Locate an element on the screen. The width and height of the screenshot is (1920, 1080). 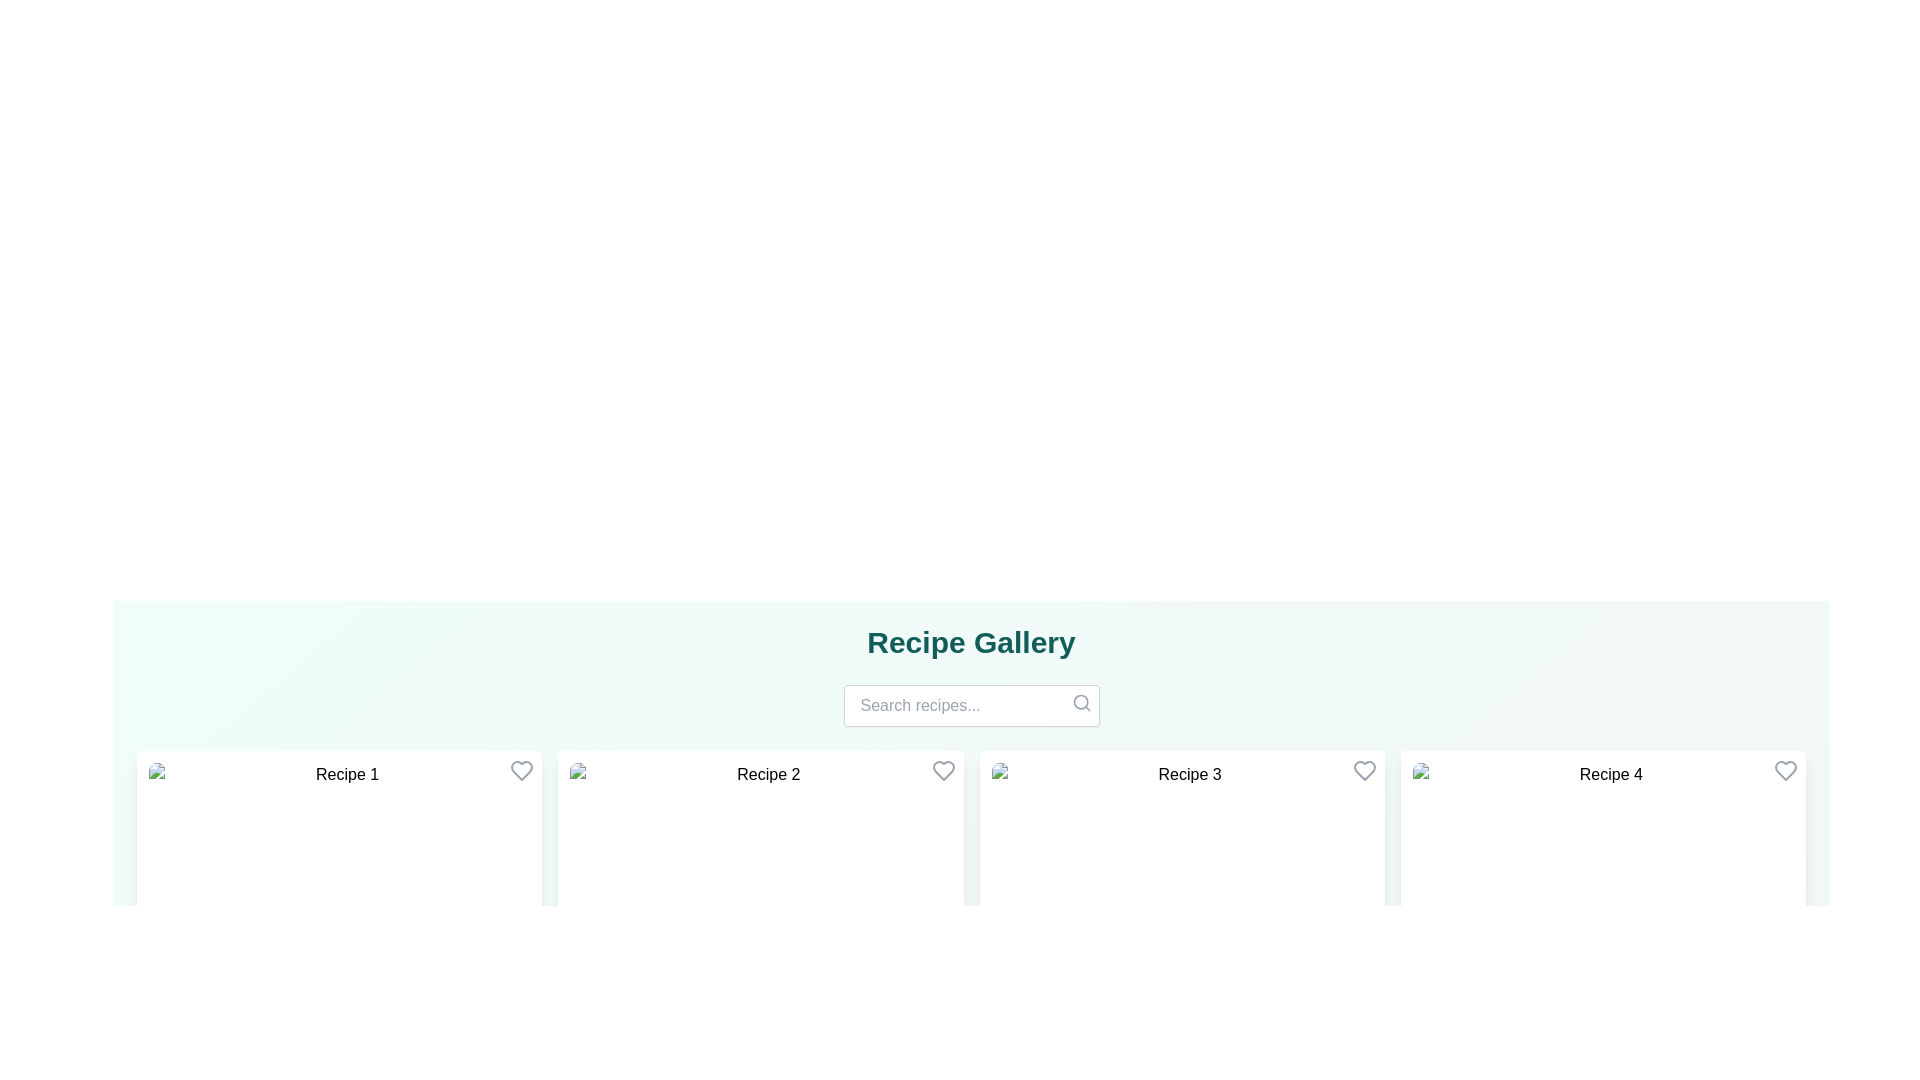
the heart-shaped icon, which is a button or indicator for 'like' or 'favorite' action, located to the right of the 'Recipe 2' title and image in the second card of the recipe gallery is located at coordinates (942, 770).